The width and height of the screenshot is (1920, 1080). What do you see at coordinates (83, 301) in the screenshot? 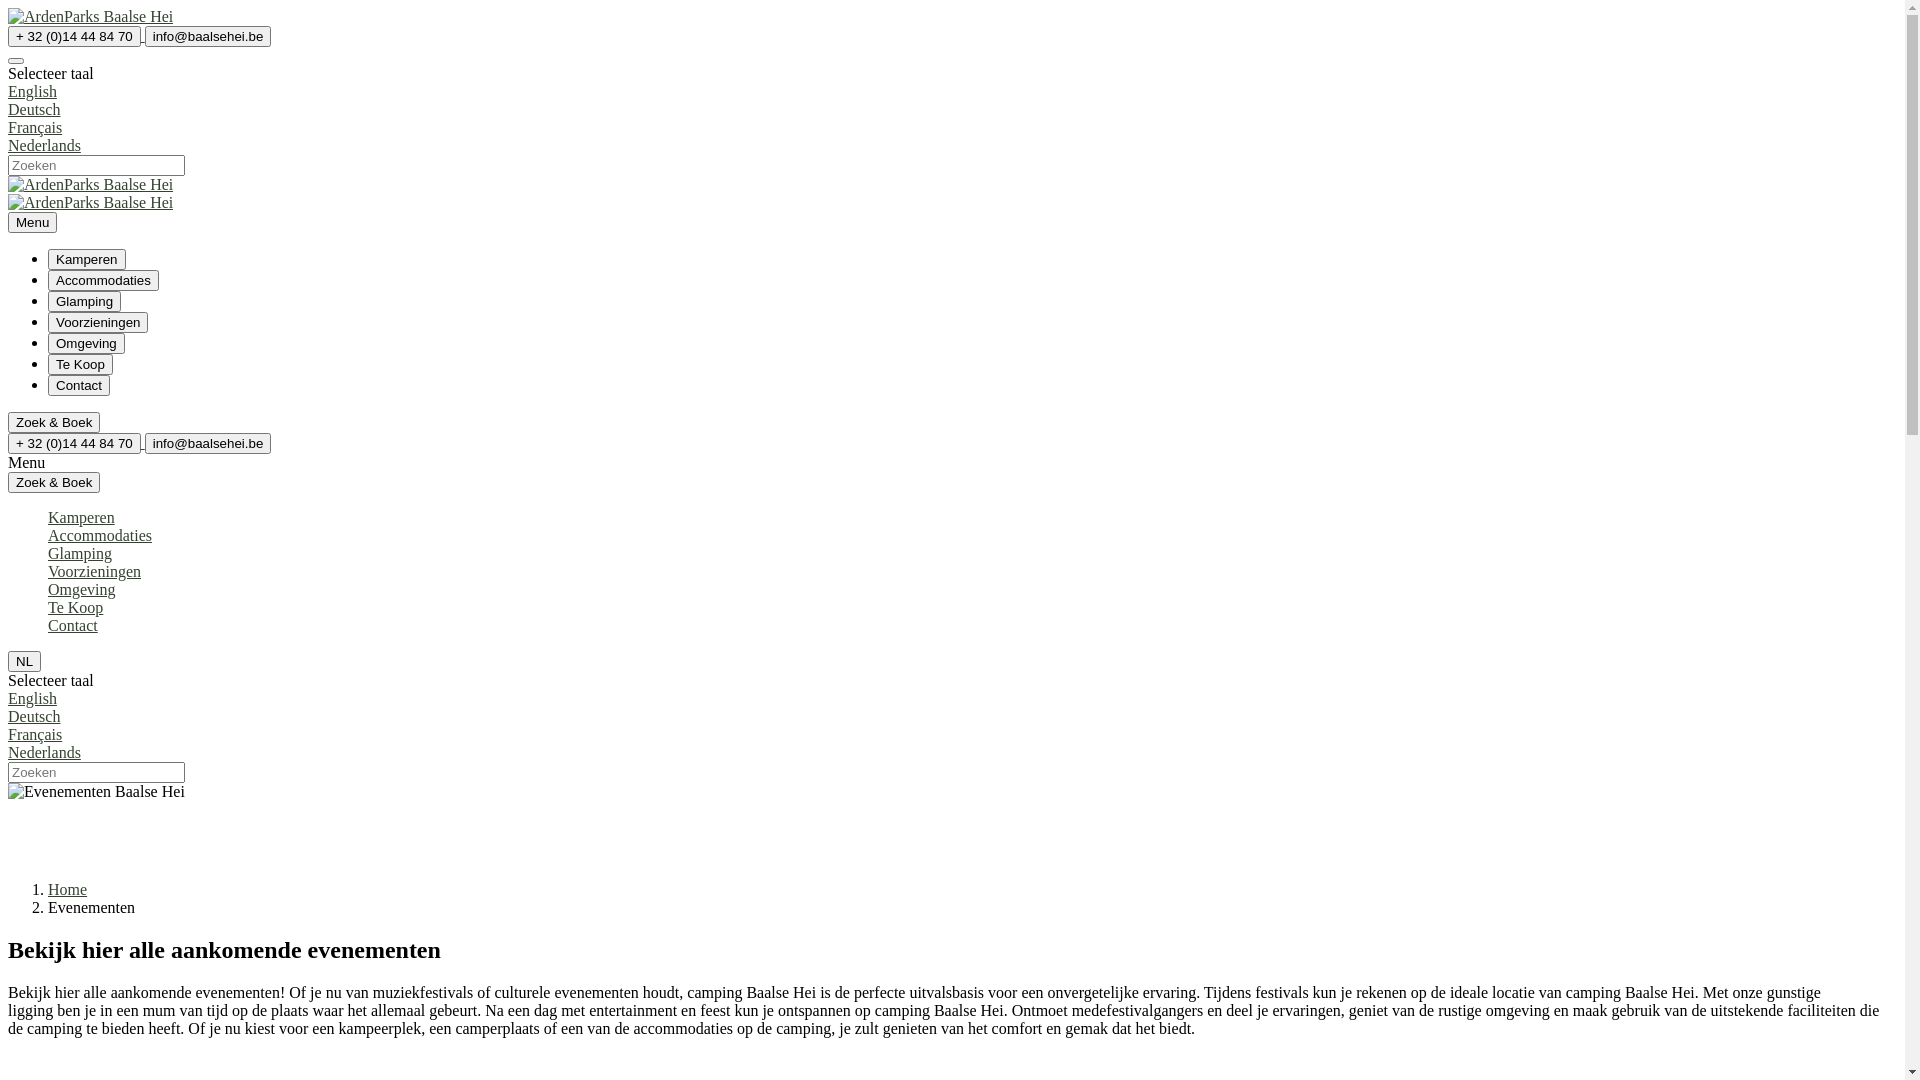
I see `'Glamping'` at bounding box center [83, 301].